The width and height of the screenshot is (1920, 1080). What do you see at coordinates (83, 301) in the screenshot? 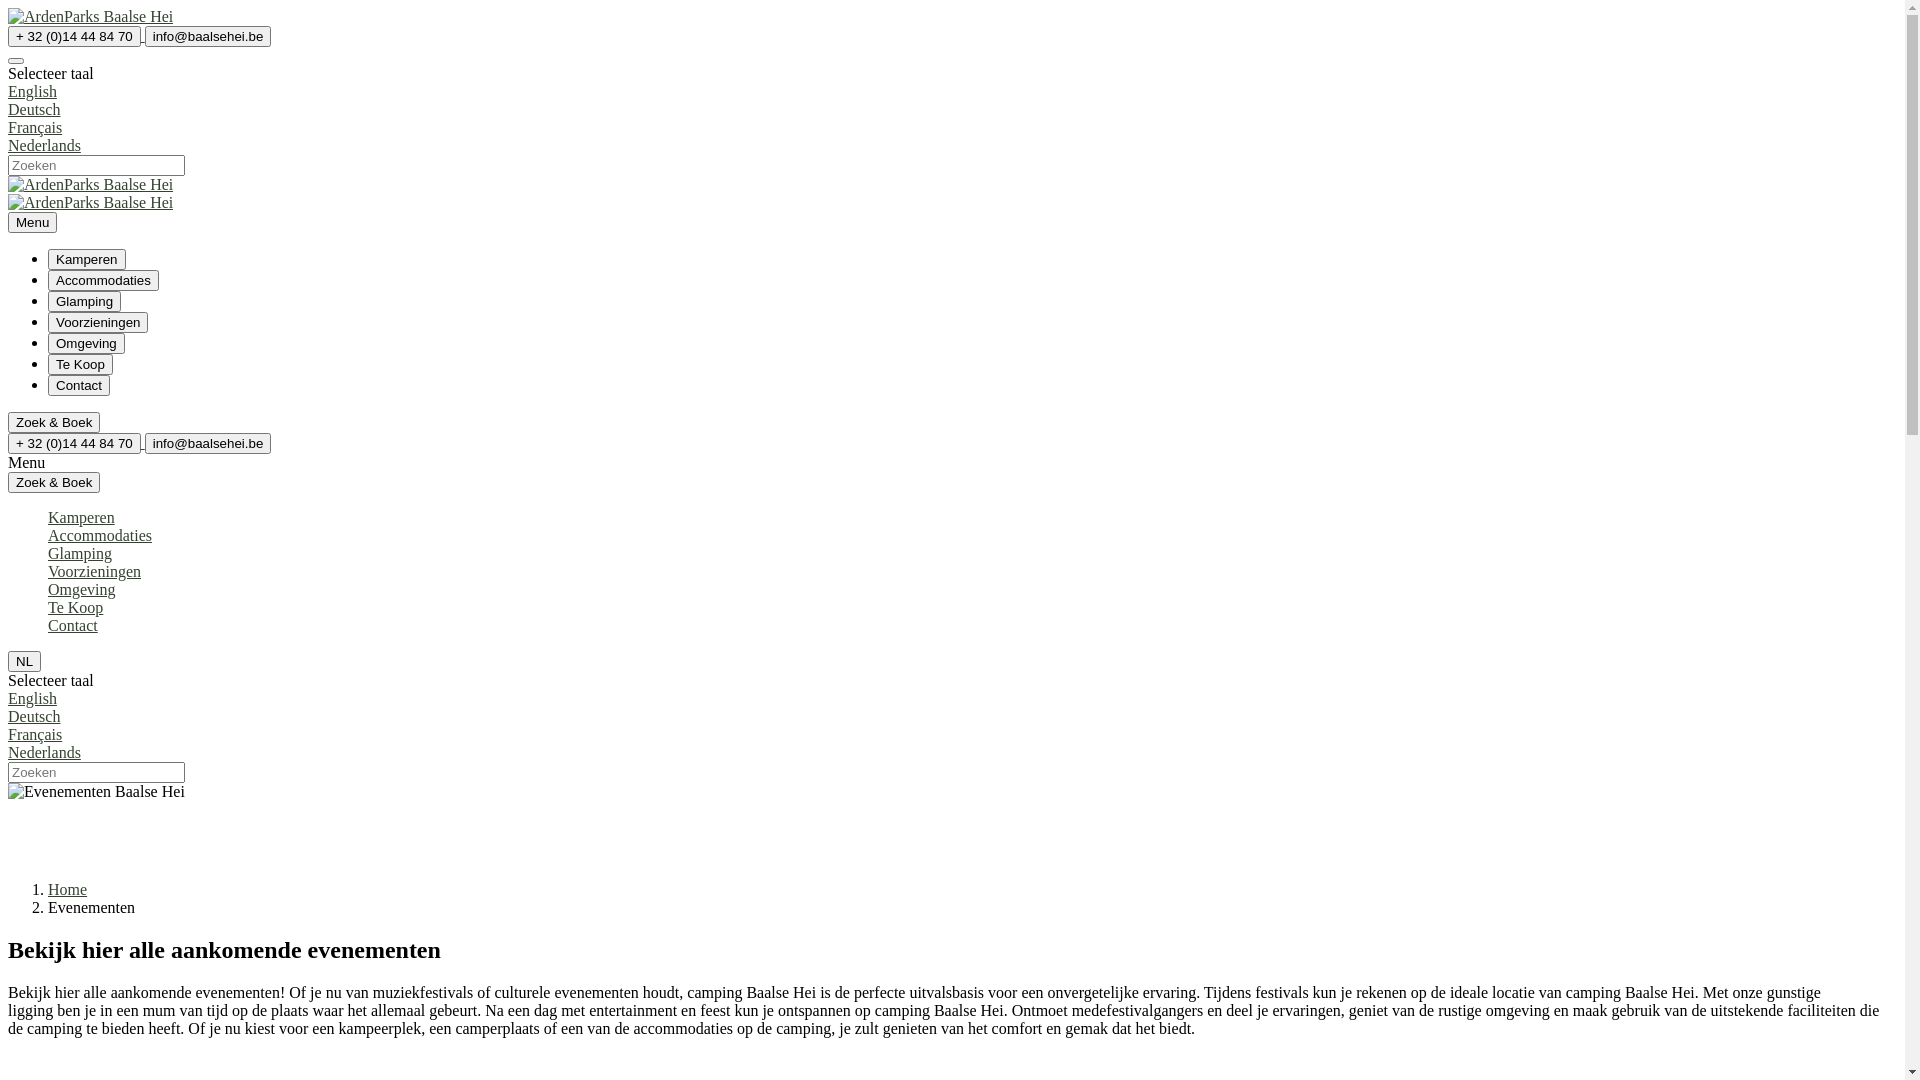
I see `'Glamping'` at bounding box center [83, 301].